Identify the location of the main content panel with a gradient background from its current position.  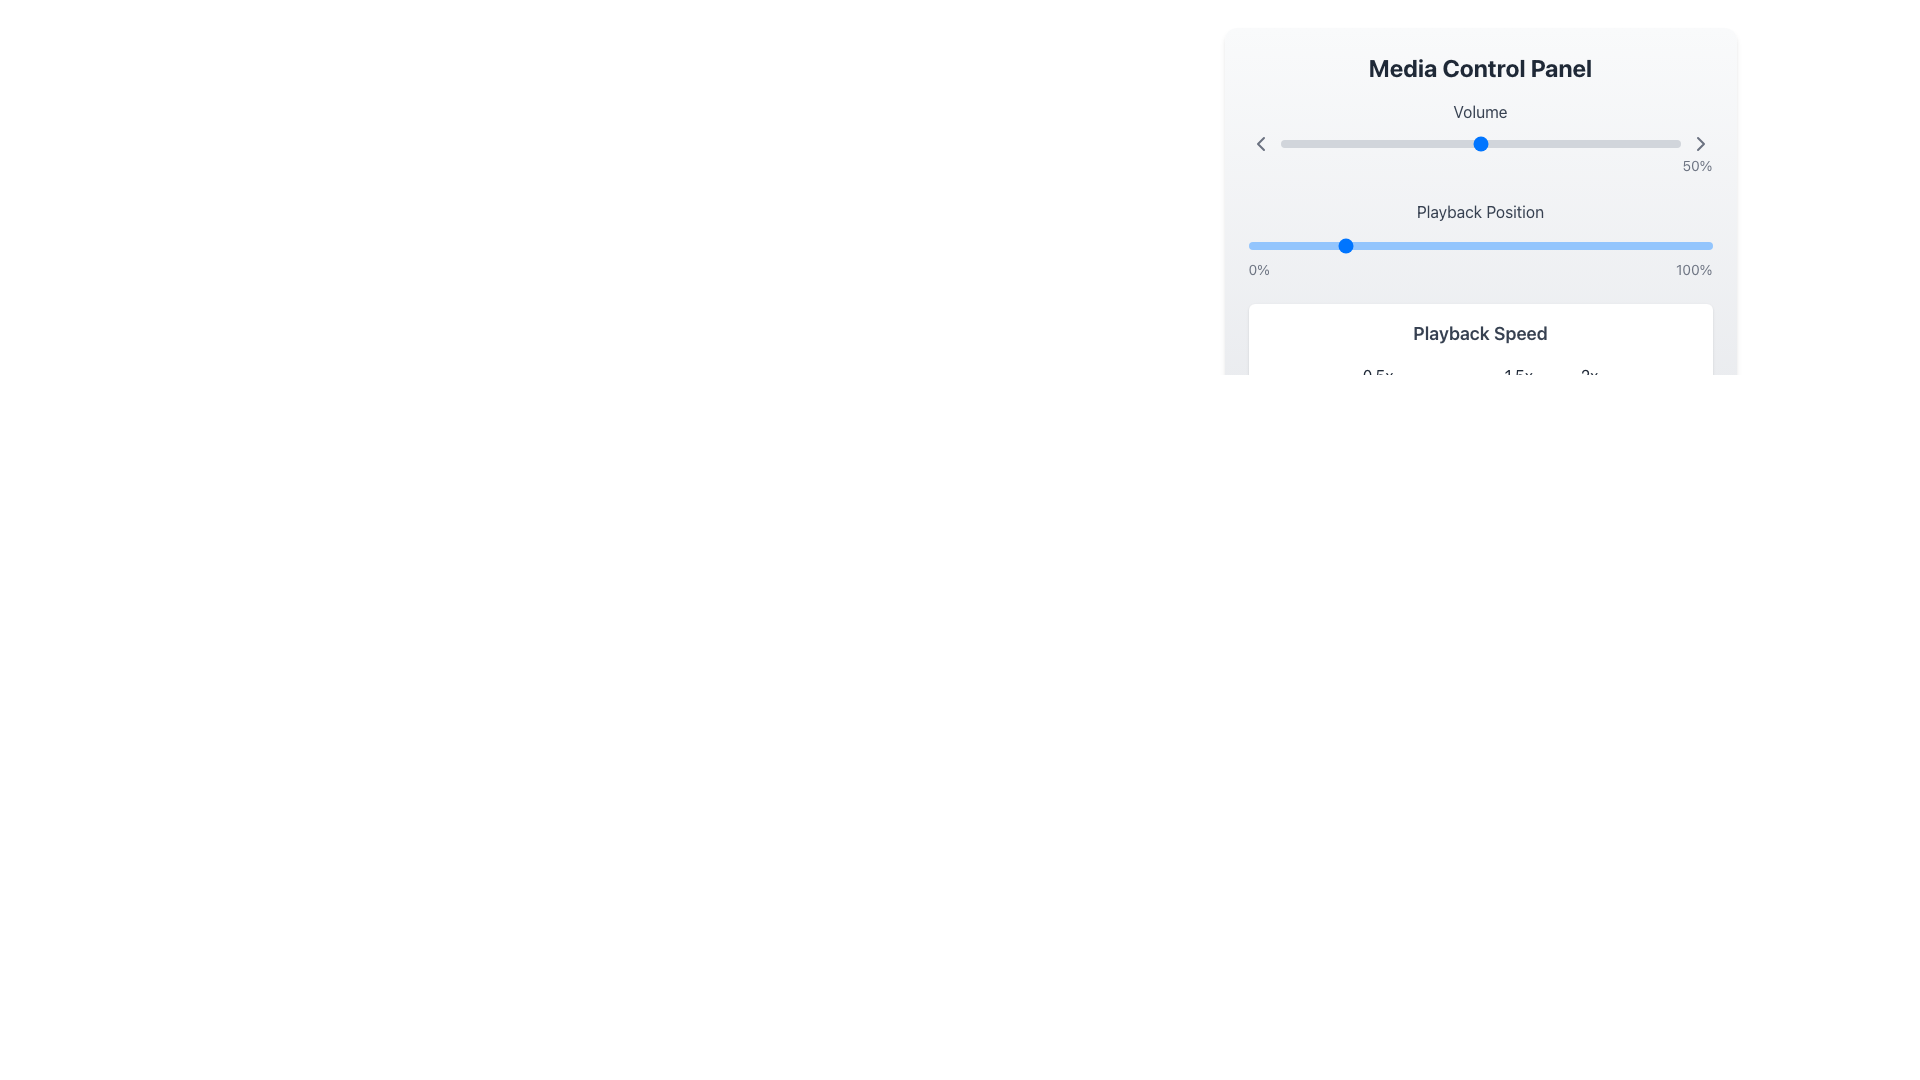
(1480, 266).